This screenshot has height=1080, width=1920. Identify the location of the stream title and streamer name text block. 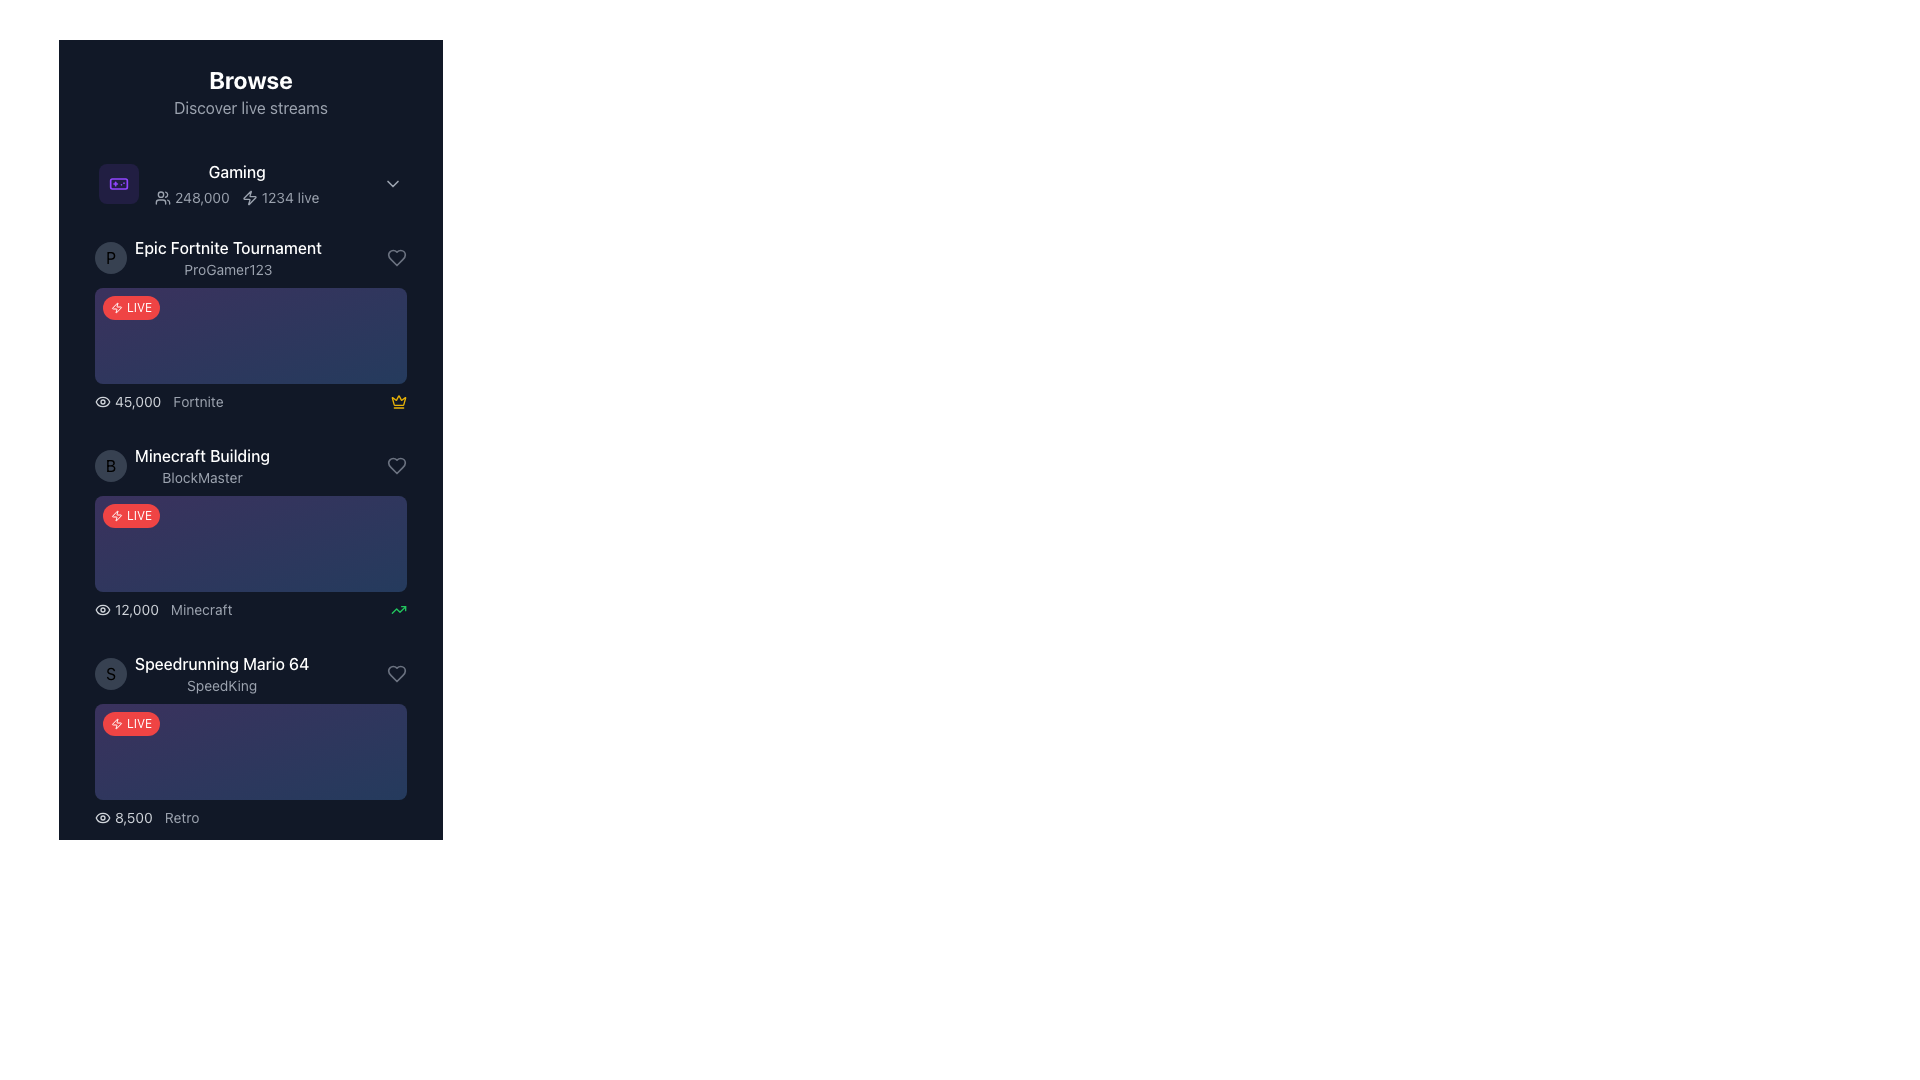
(222, 674).